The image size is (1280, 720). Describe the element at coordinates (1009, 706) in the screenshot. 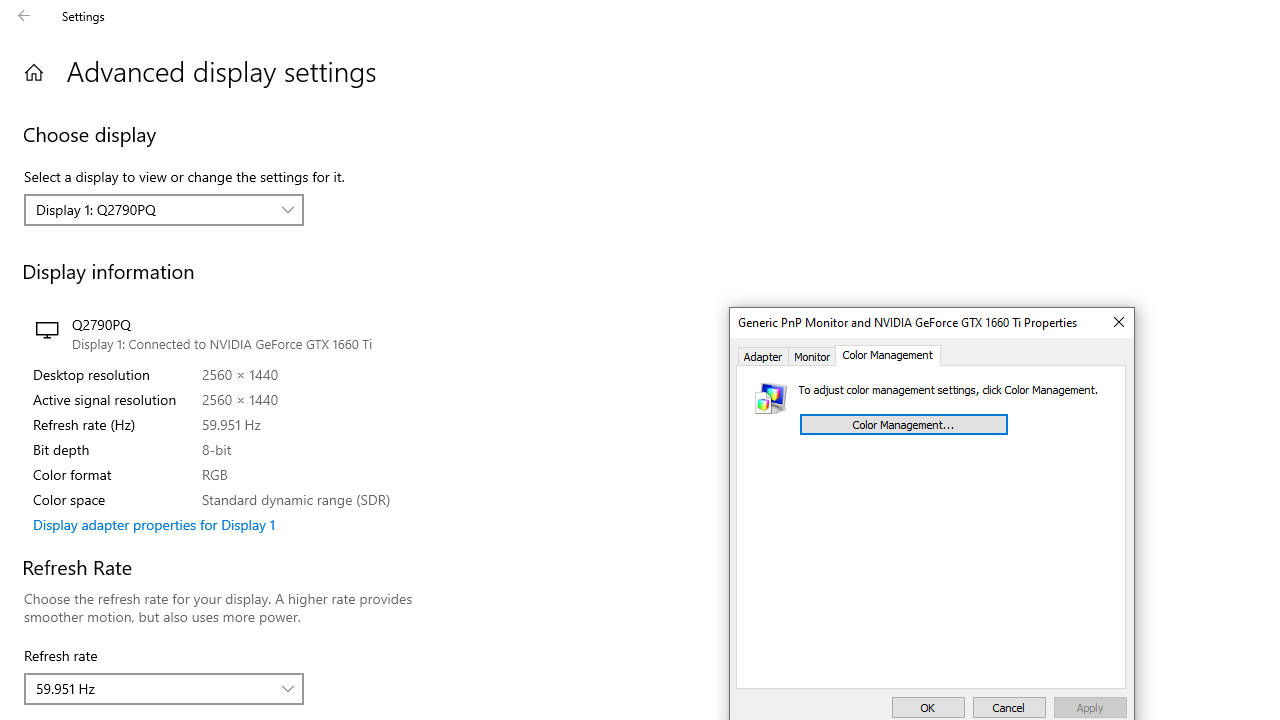

I see `'Cancel'` at that location.